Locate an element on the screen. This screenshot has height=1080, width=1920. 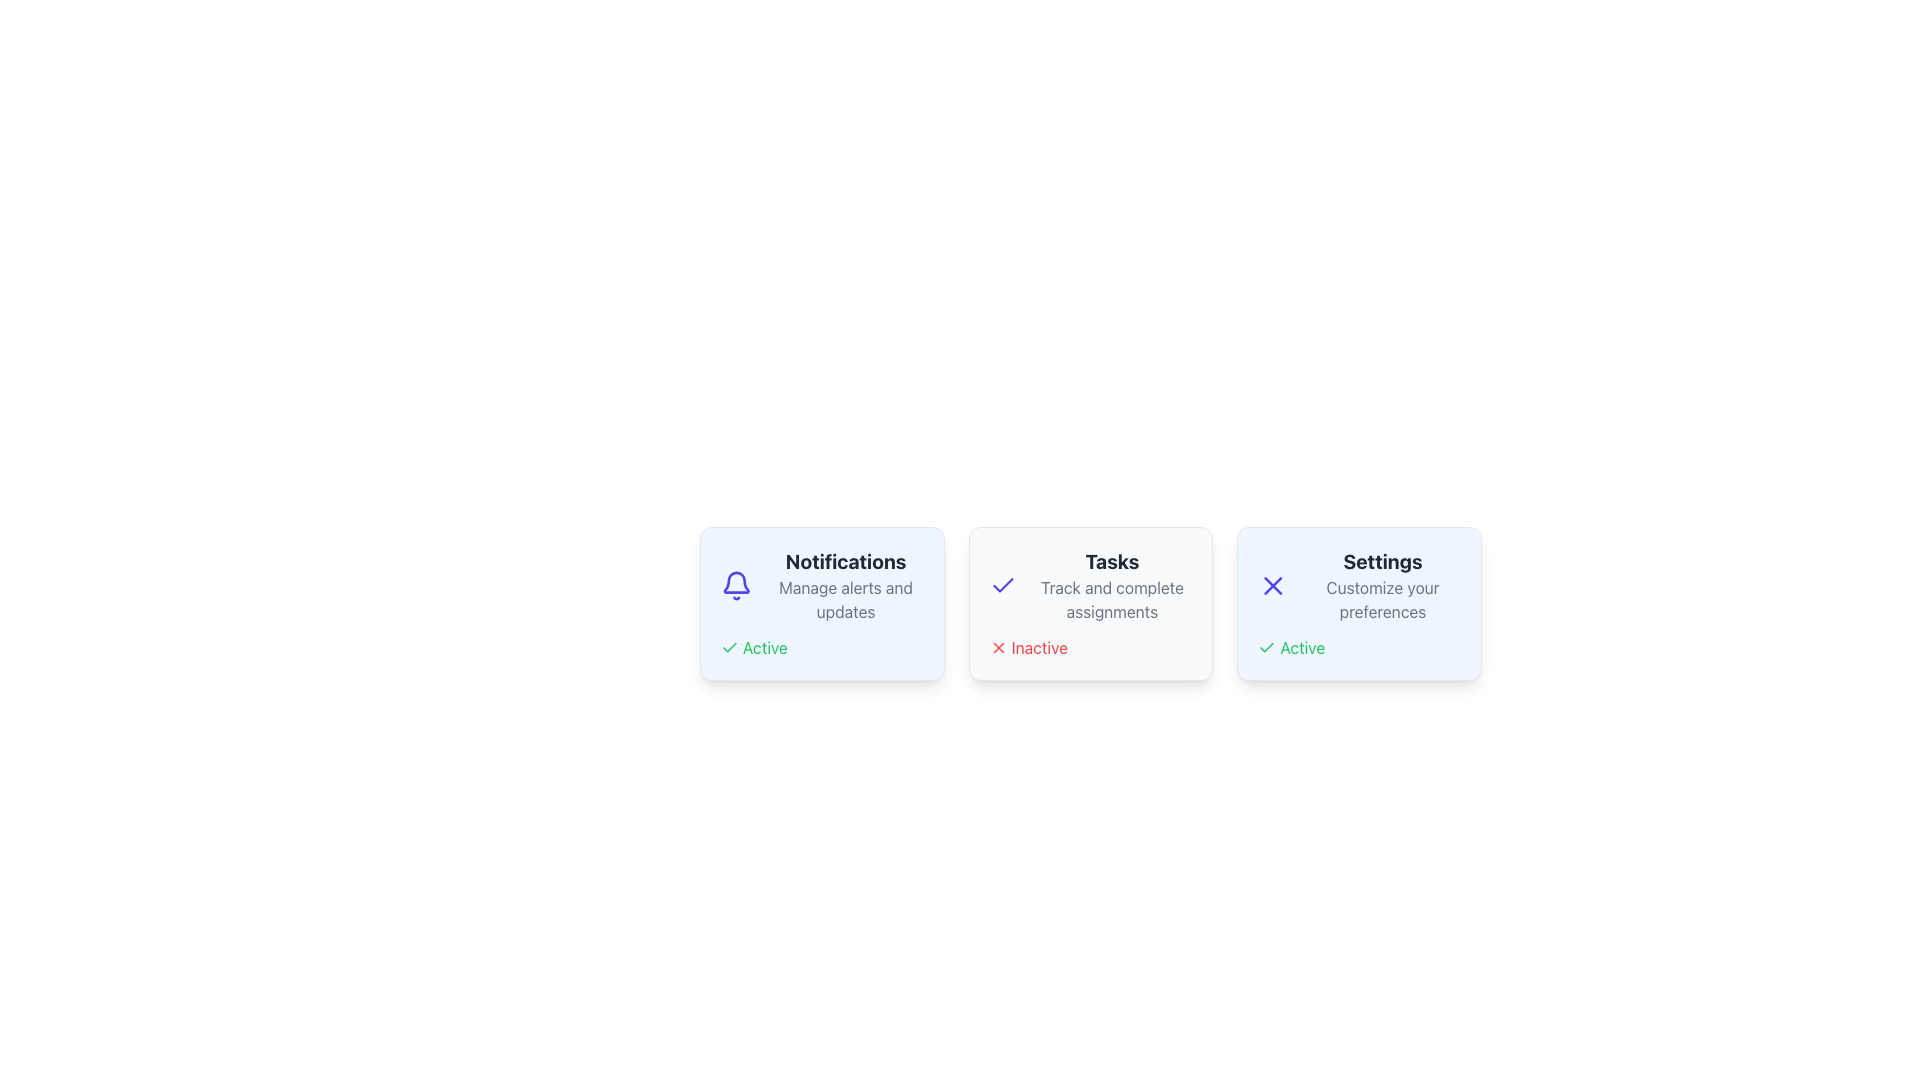
the bell-shaped notification icon located in the top-left corner of the 'Notifications' card is located at coordinates (735, 582).